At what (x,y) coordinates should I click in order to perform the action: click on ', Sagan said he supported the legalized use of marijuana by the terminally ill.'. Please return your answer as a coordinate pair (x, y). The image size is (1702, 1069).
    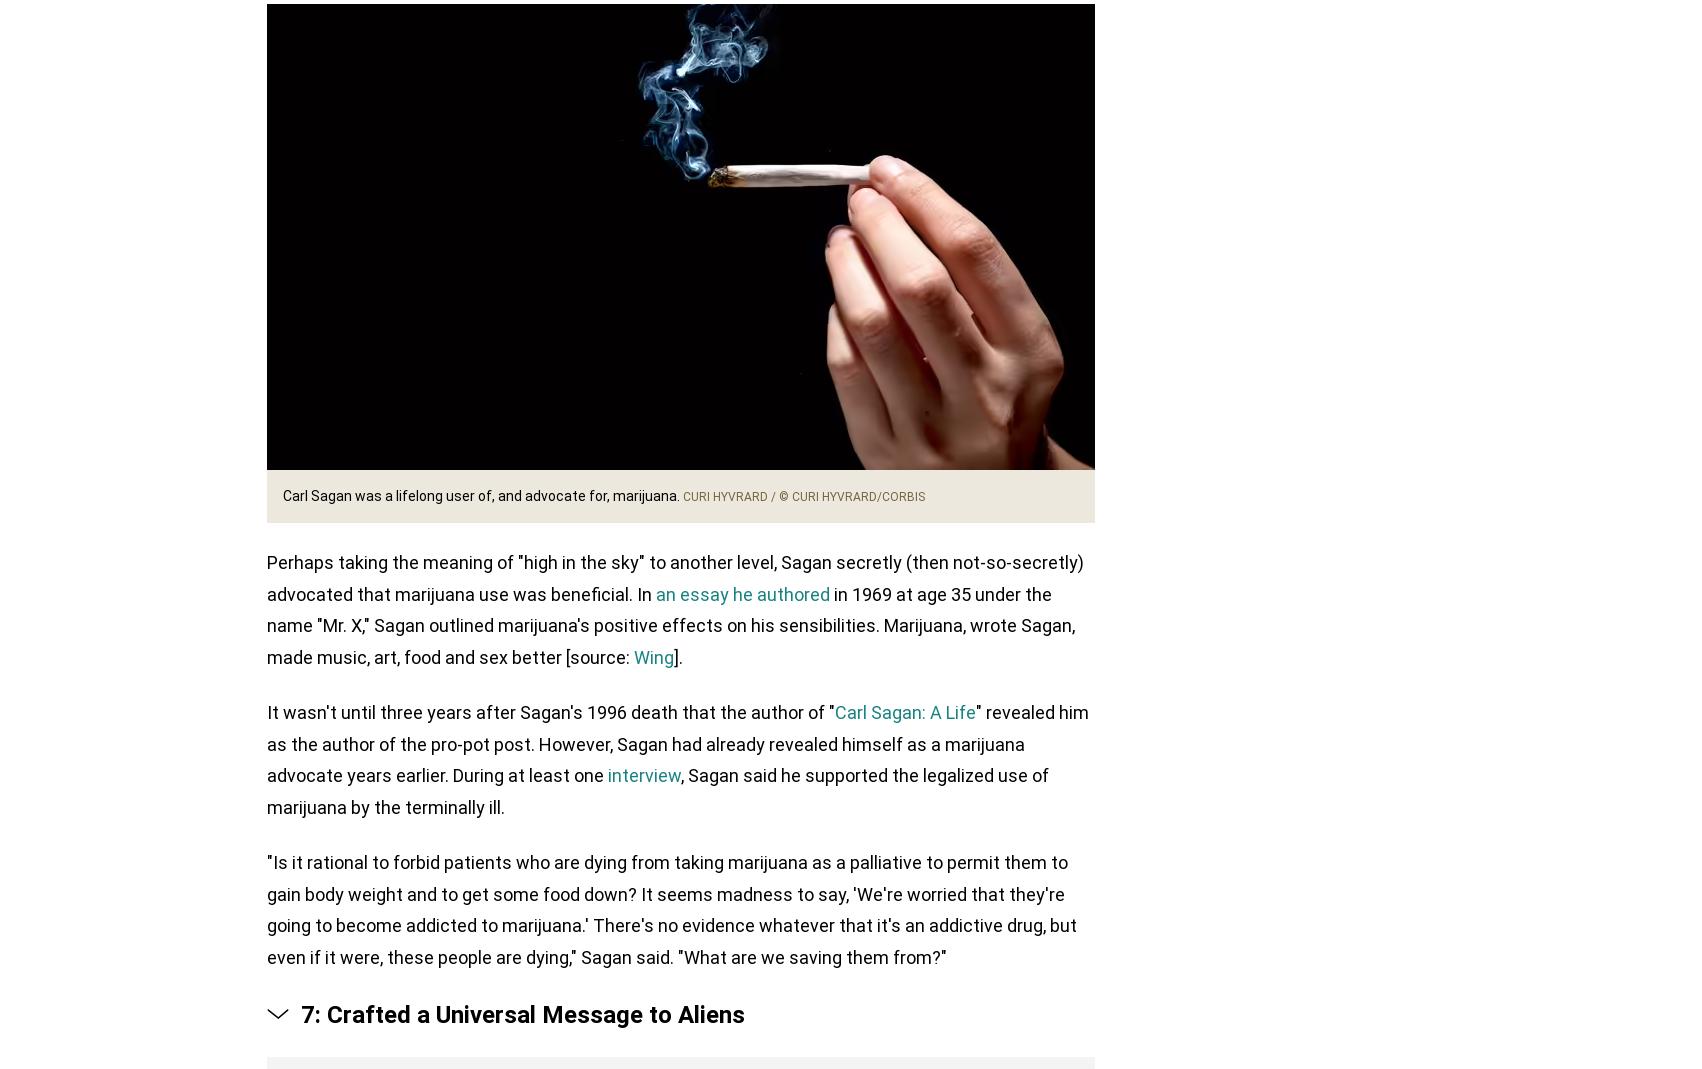
    Looking at the image, I should click on (657, 792).